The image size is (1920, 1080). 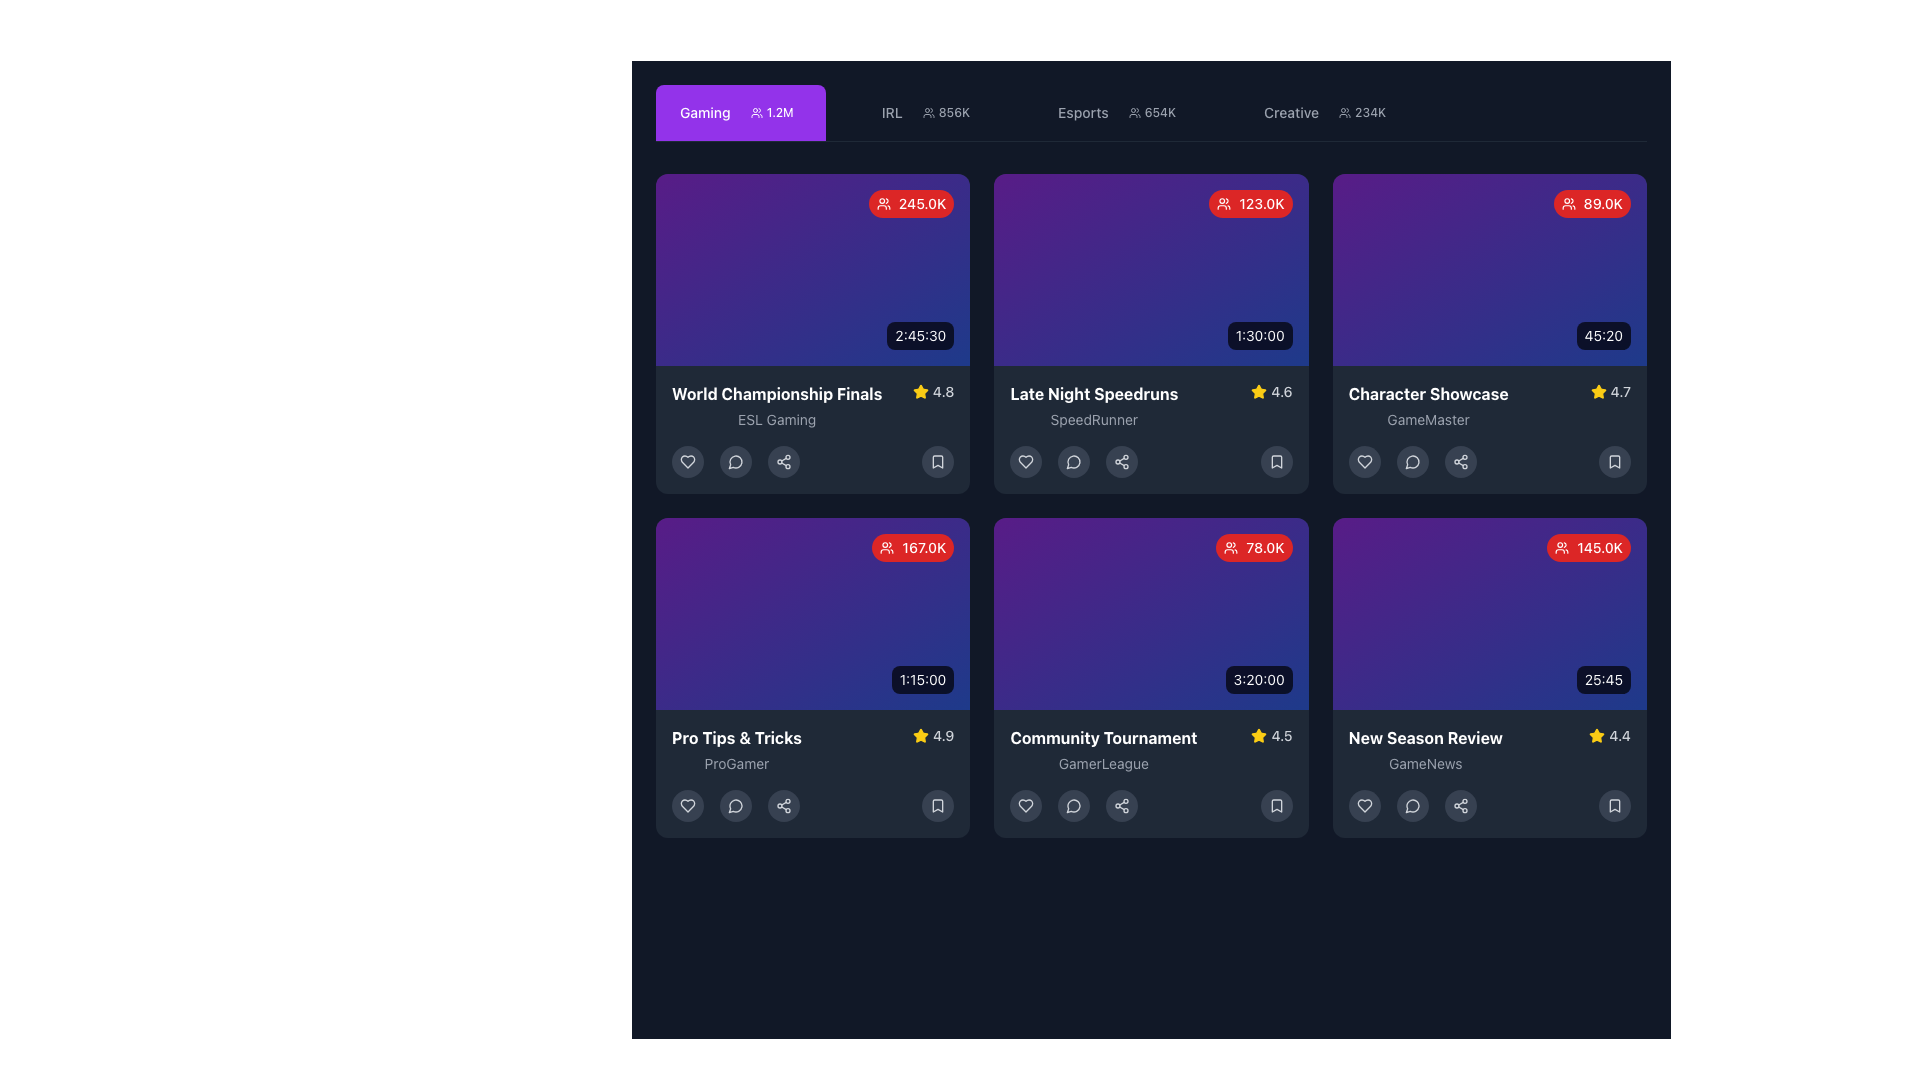 I want to click on the bookmark icon located in the bottom right corner of the 'Late Night Speedruns' card, so click(x=1275, y=462).